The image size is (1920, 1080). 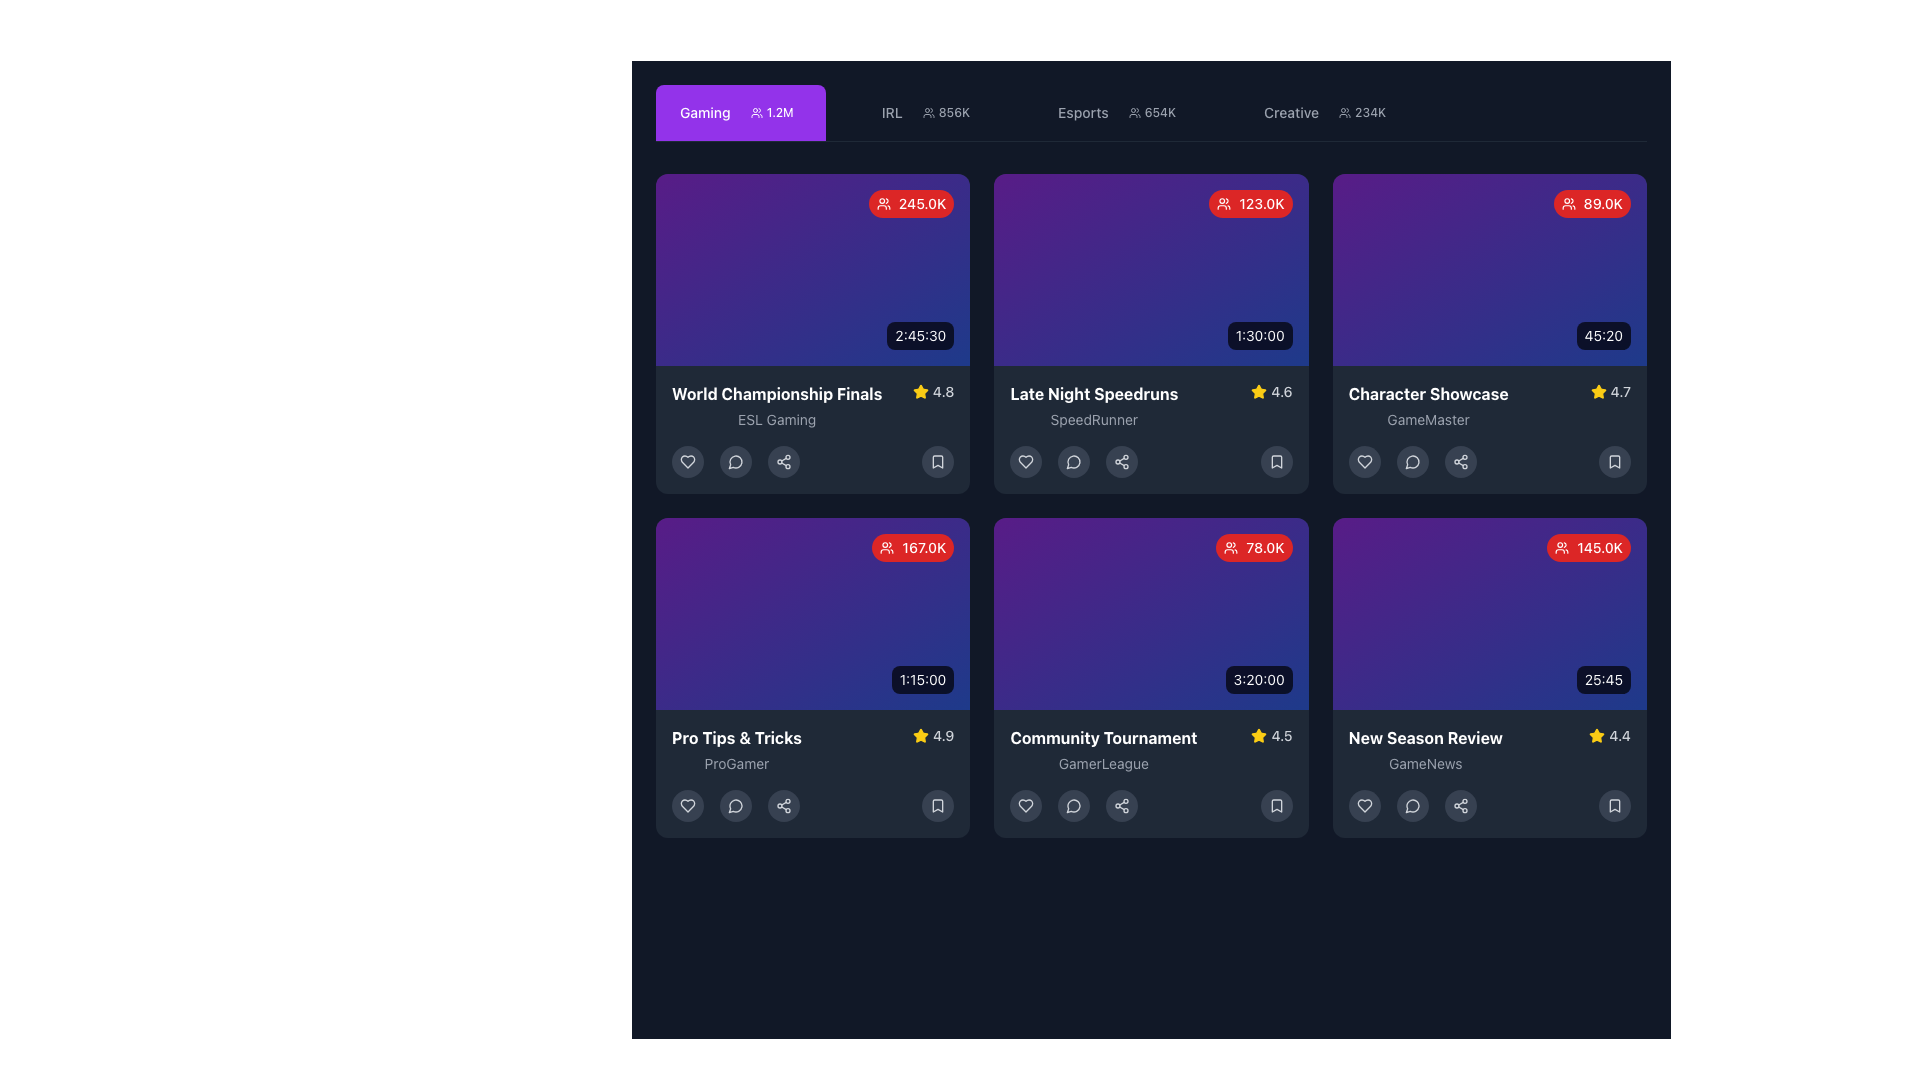 I want to click on the bookmark icon located in the bottom right corner of the 'Late Night Speedruns' card, so click(x=1275, y=462).